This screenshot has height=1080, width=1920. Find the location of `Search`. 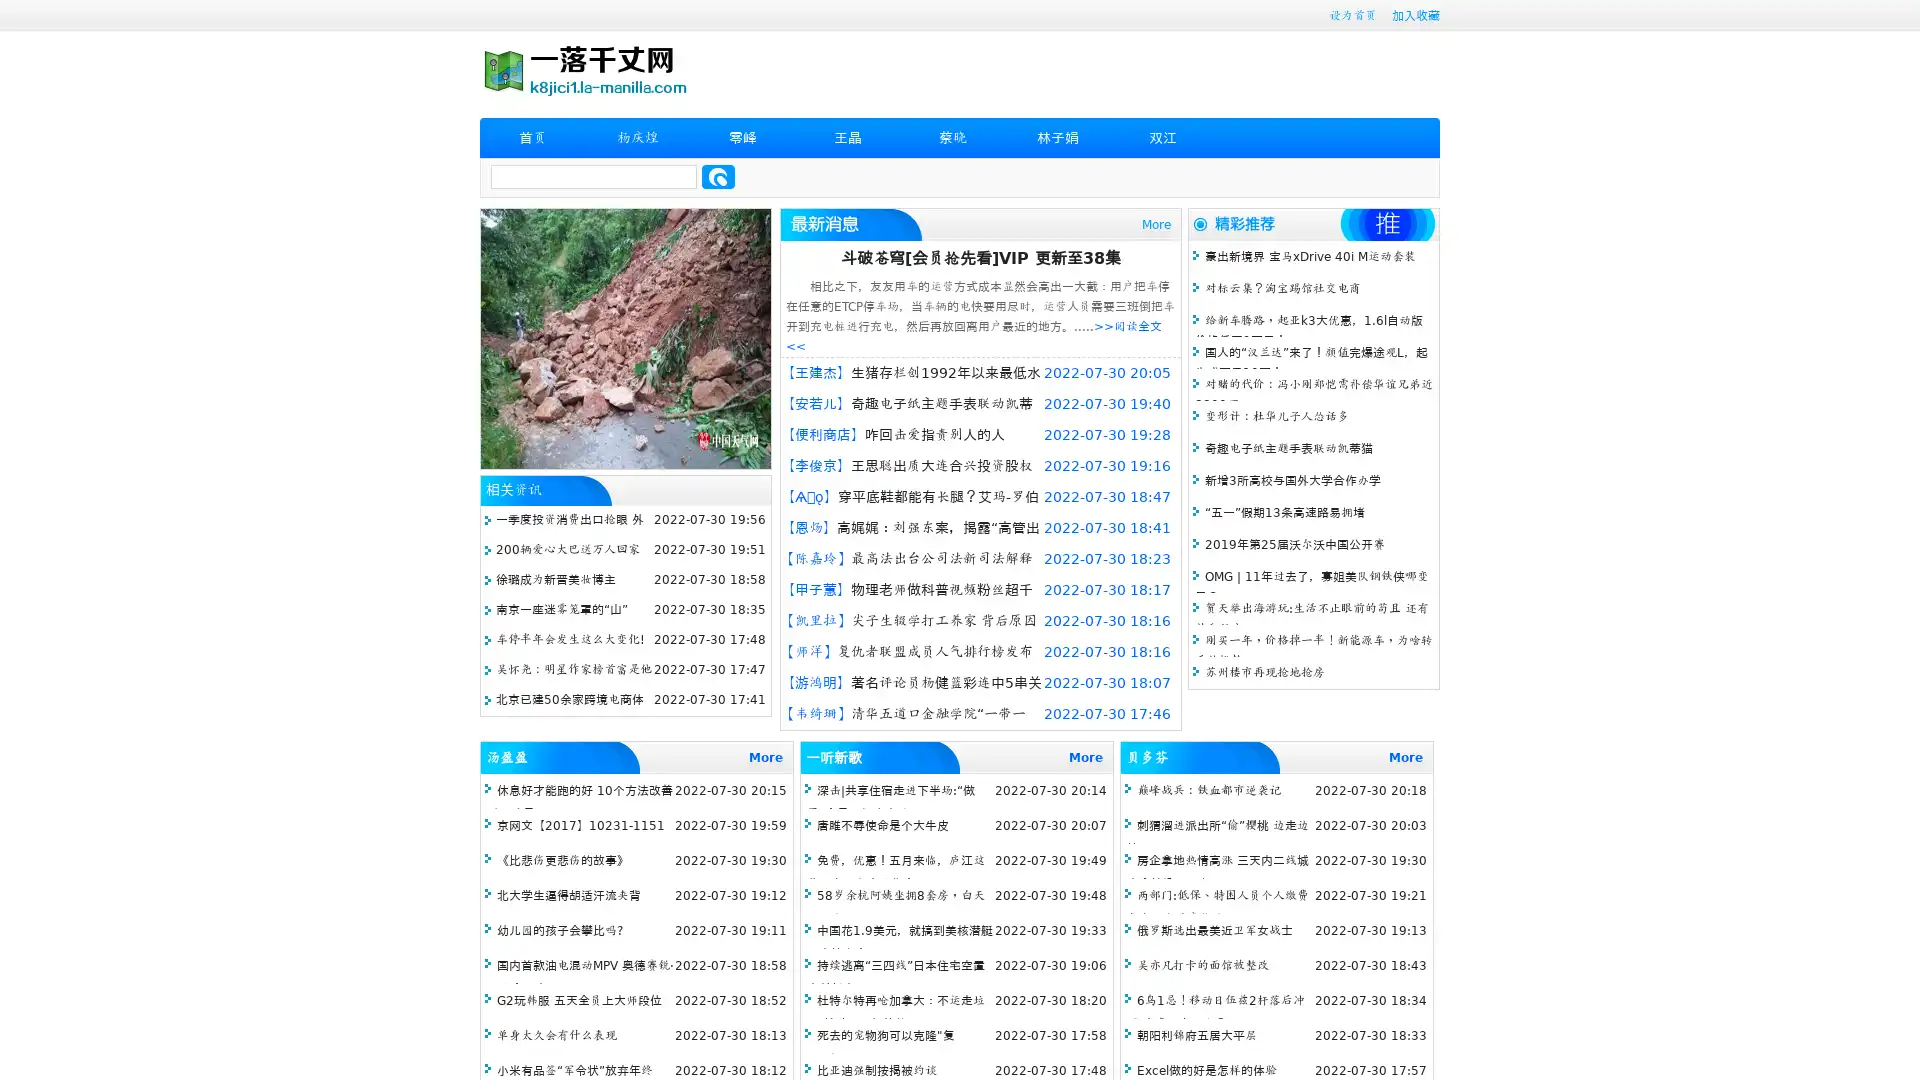

Search is located at coordinates (718, 176).